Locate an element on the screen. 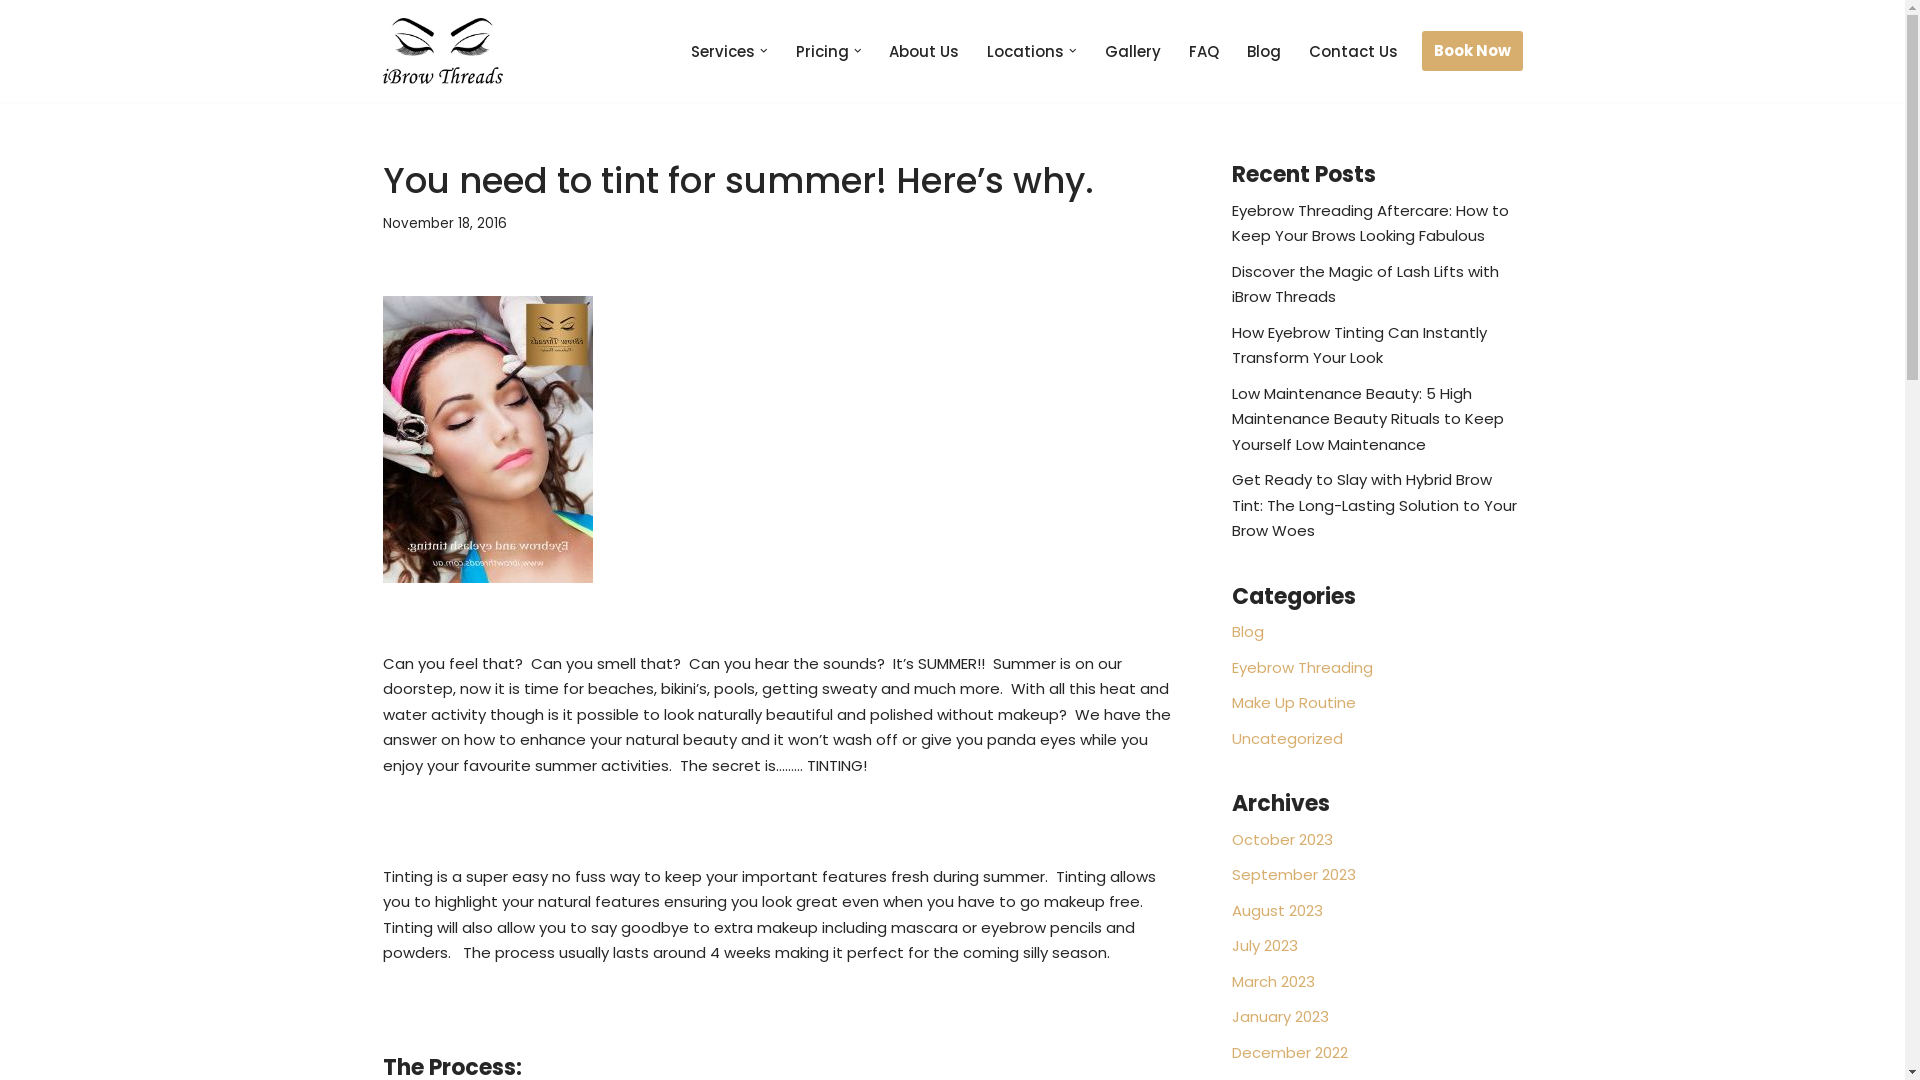  'Services' is located at coordinates (722, 50).